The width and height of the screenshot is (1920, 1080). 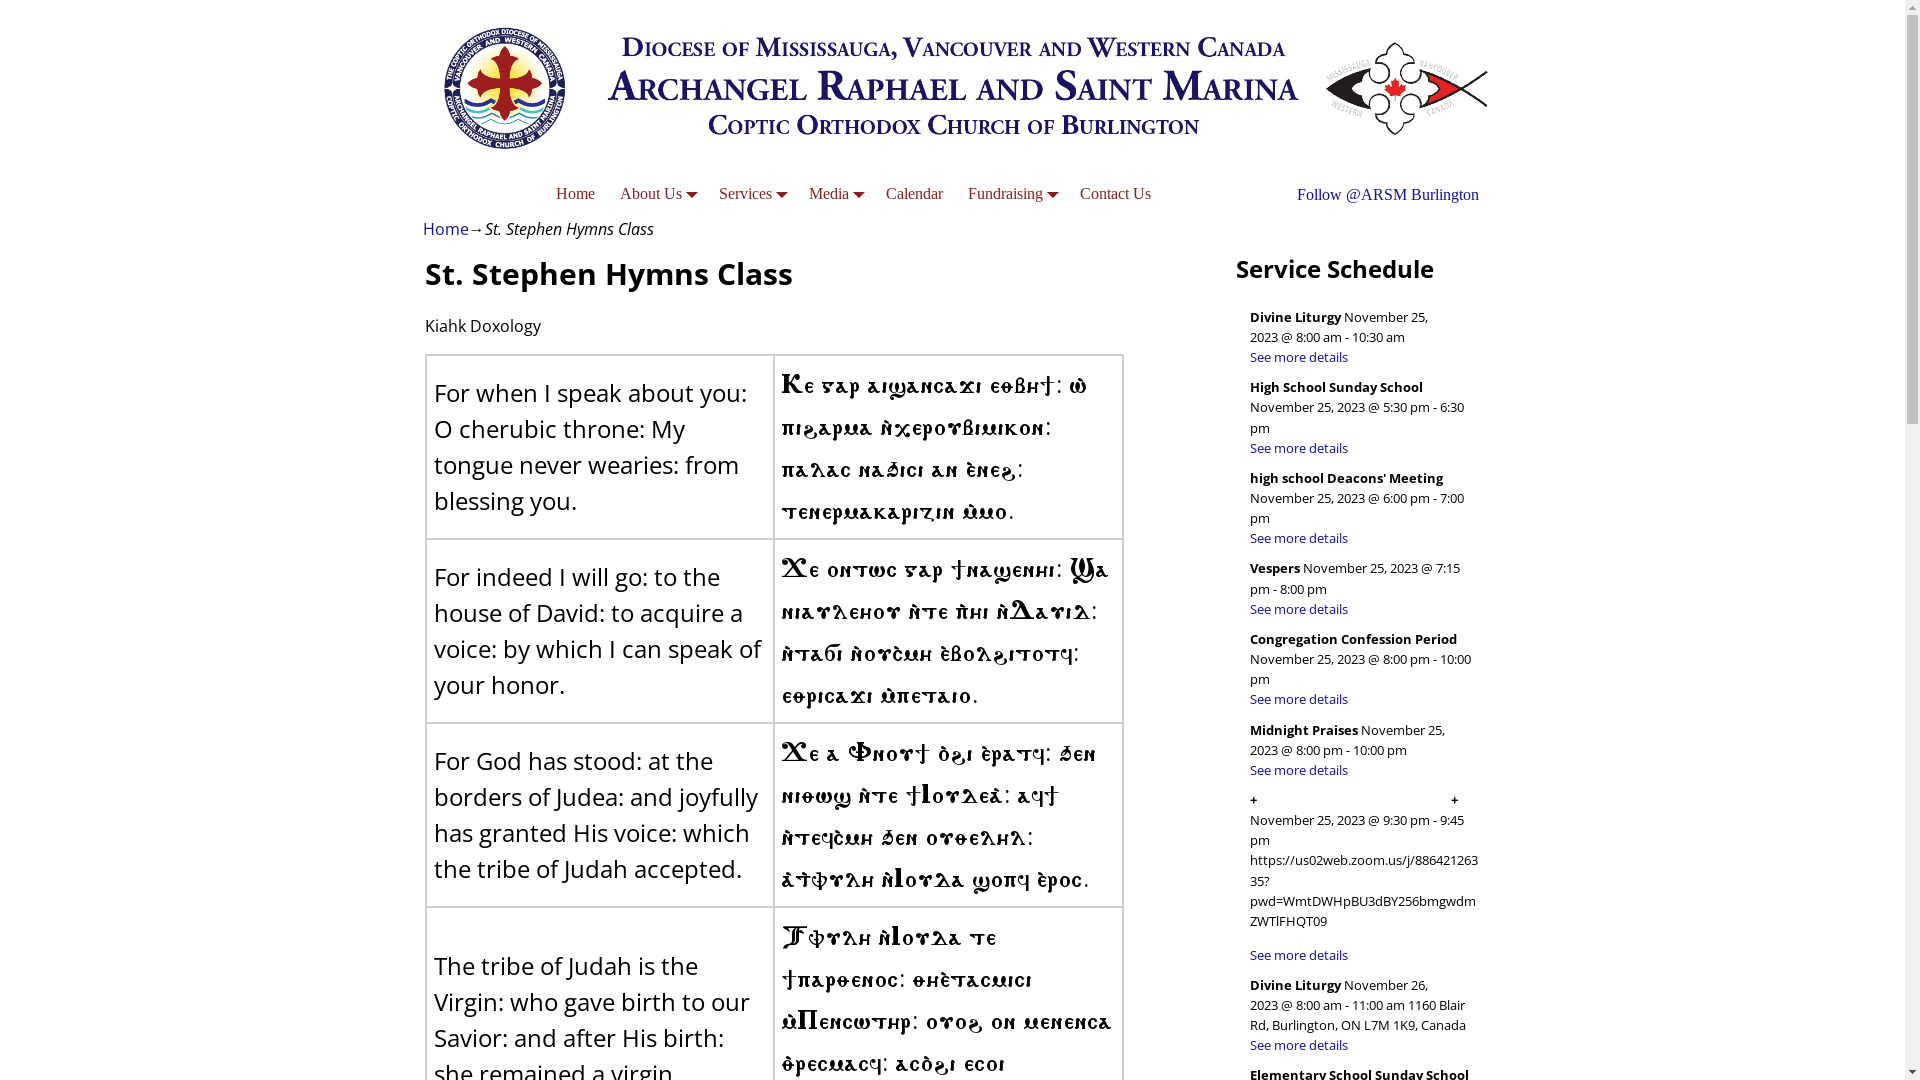 What do you see at coordinates (1386, 194) in the screenshot?
I see `'Follow @ARSM Burlington'` at bounding box center [1386, 194].